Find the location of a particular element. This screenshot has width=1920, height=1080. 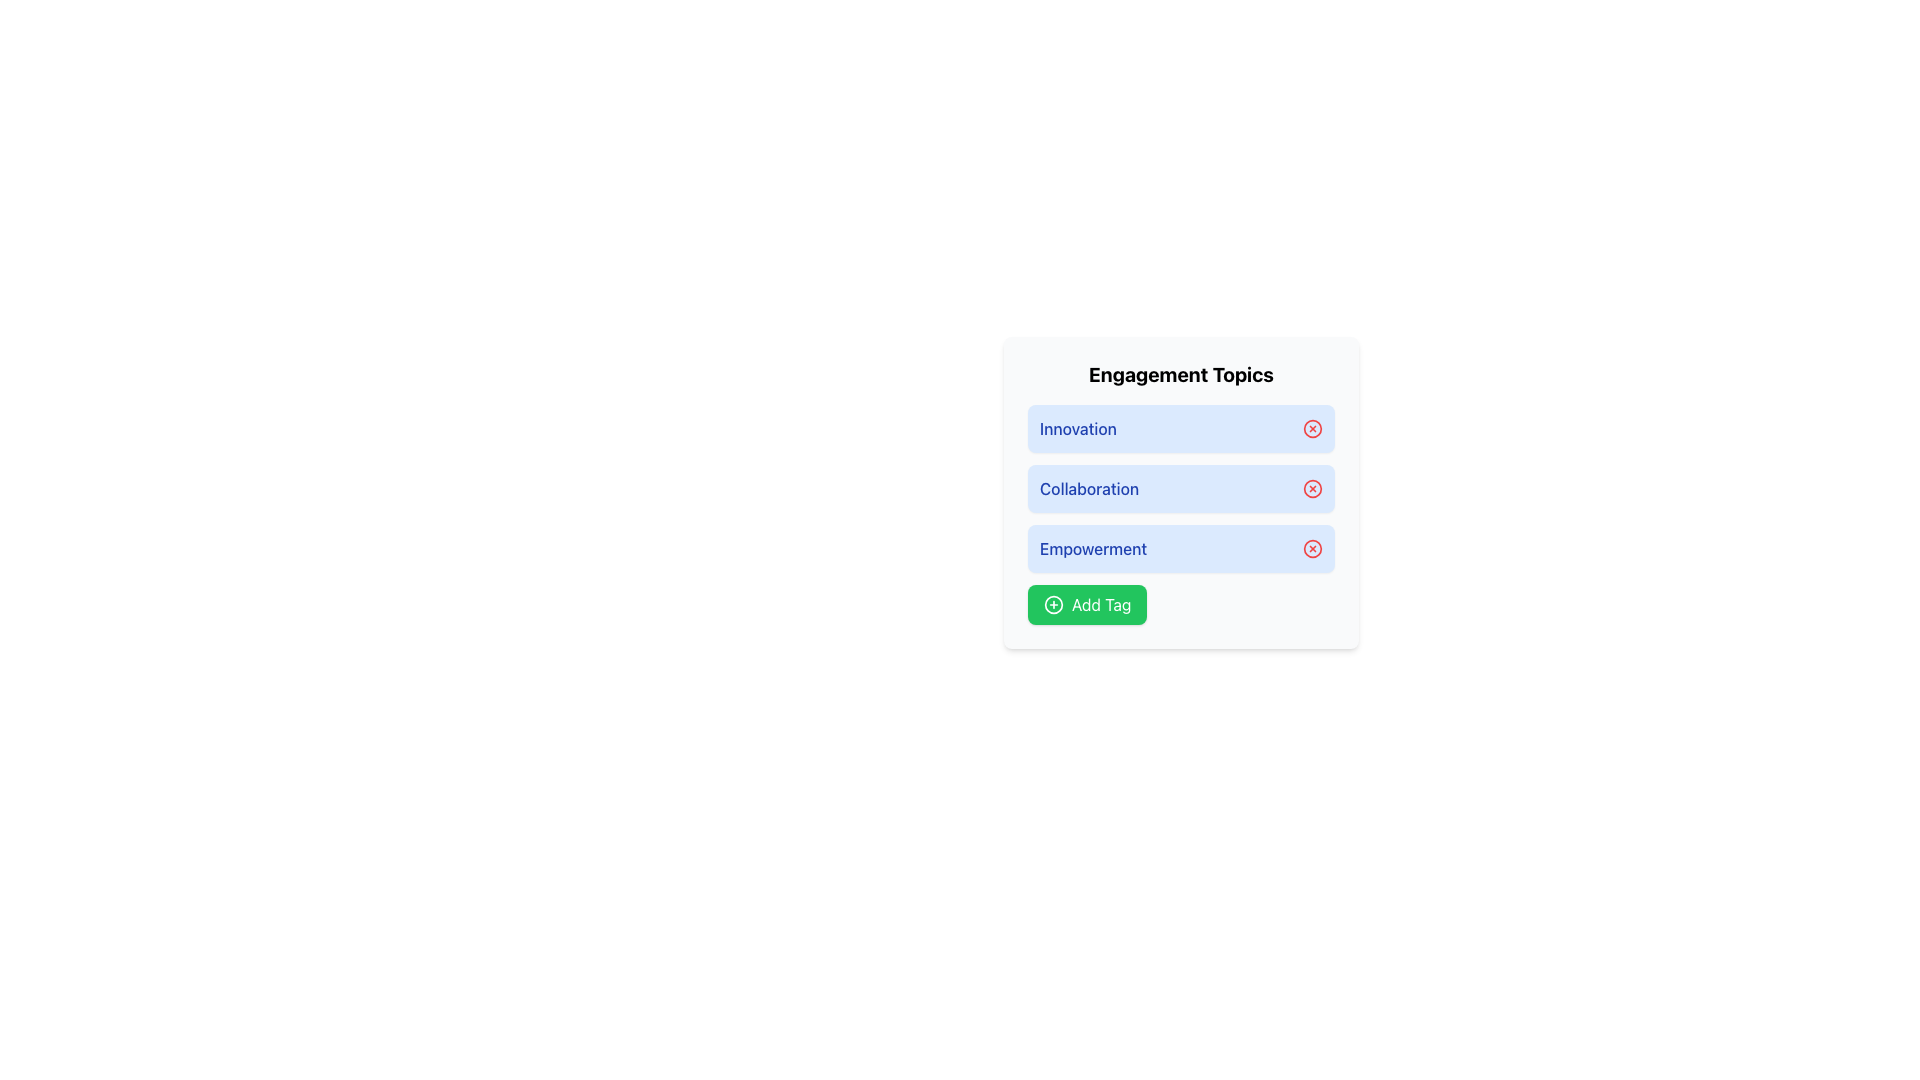

the rectangular button with a green background and rounded corners labeled 'Add Tag' to observe hover effects is located at coordinates (1086, 604).